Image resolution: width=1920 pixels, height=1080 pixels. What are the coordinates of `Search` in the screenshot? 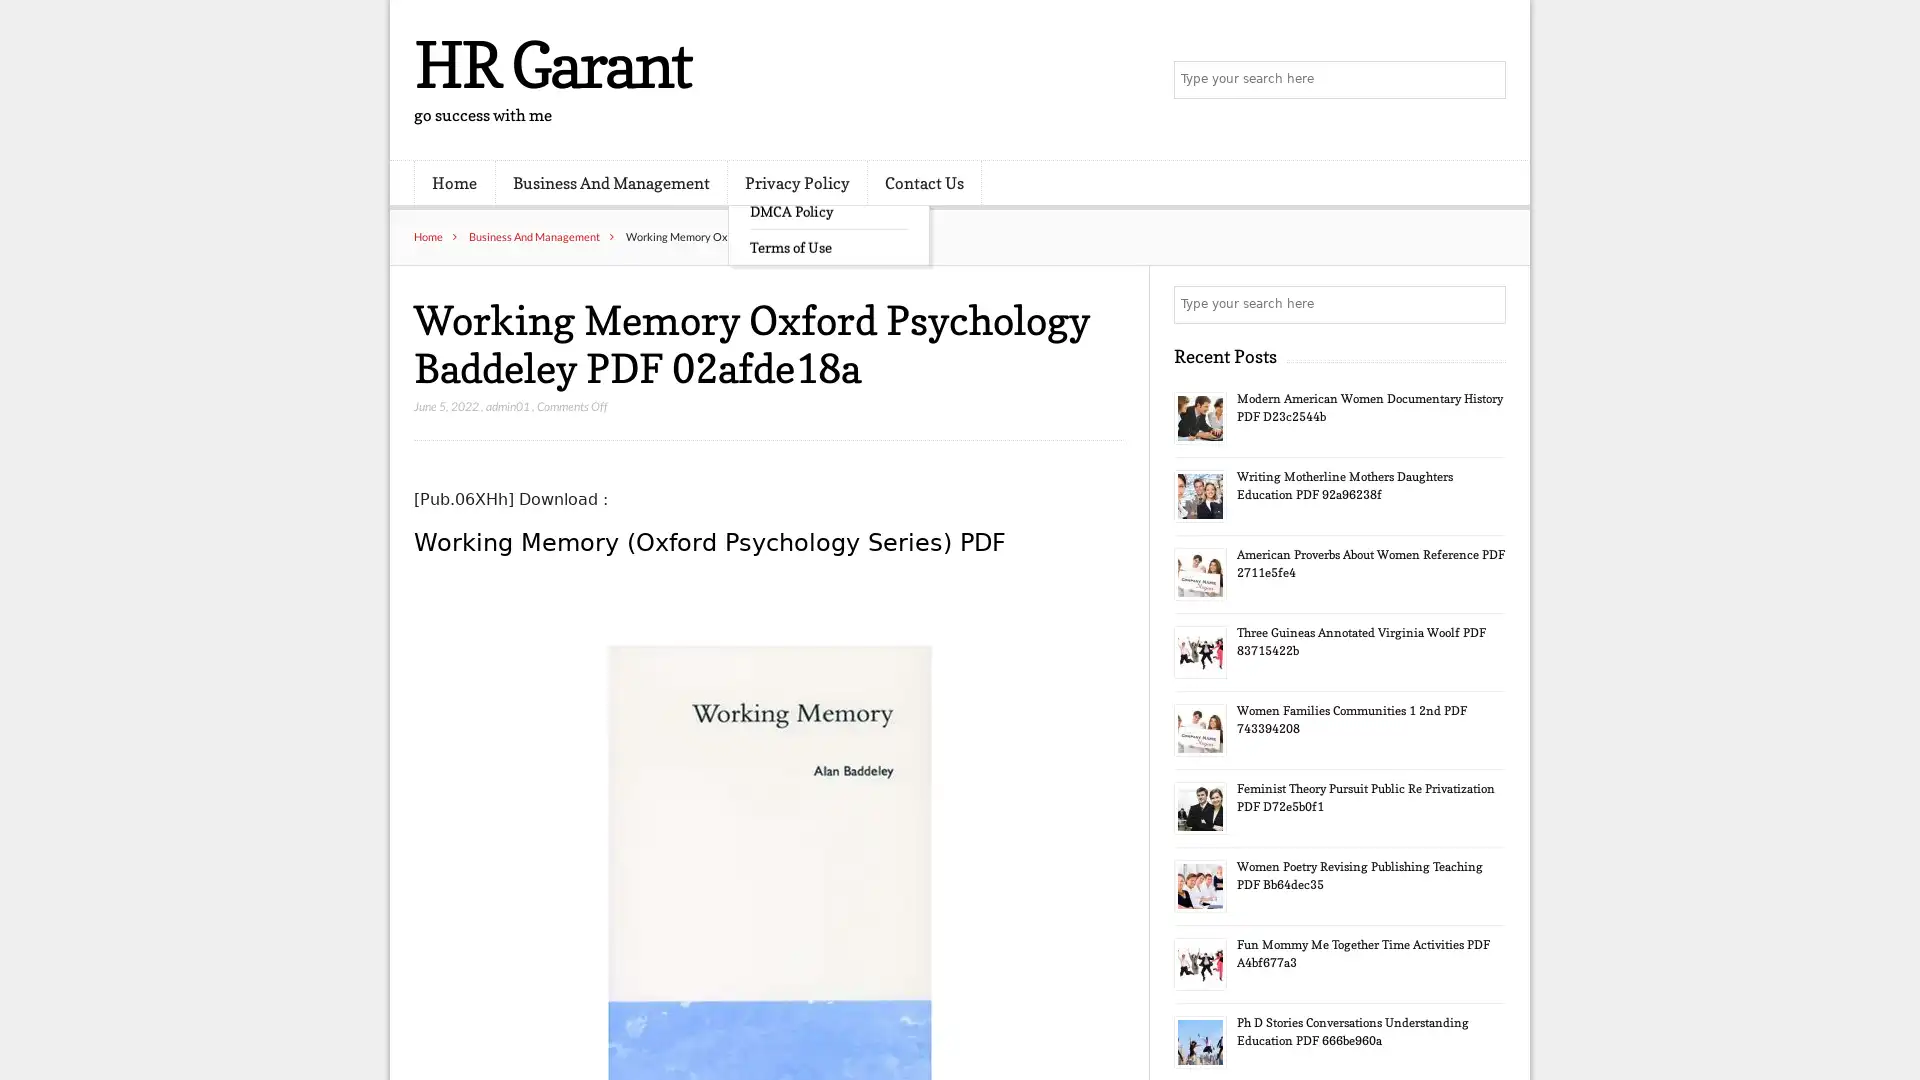 It's located at (1485, 80).